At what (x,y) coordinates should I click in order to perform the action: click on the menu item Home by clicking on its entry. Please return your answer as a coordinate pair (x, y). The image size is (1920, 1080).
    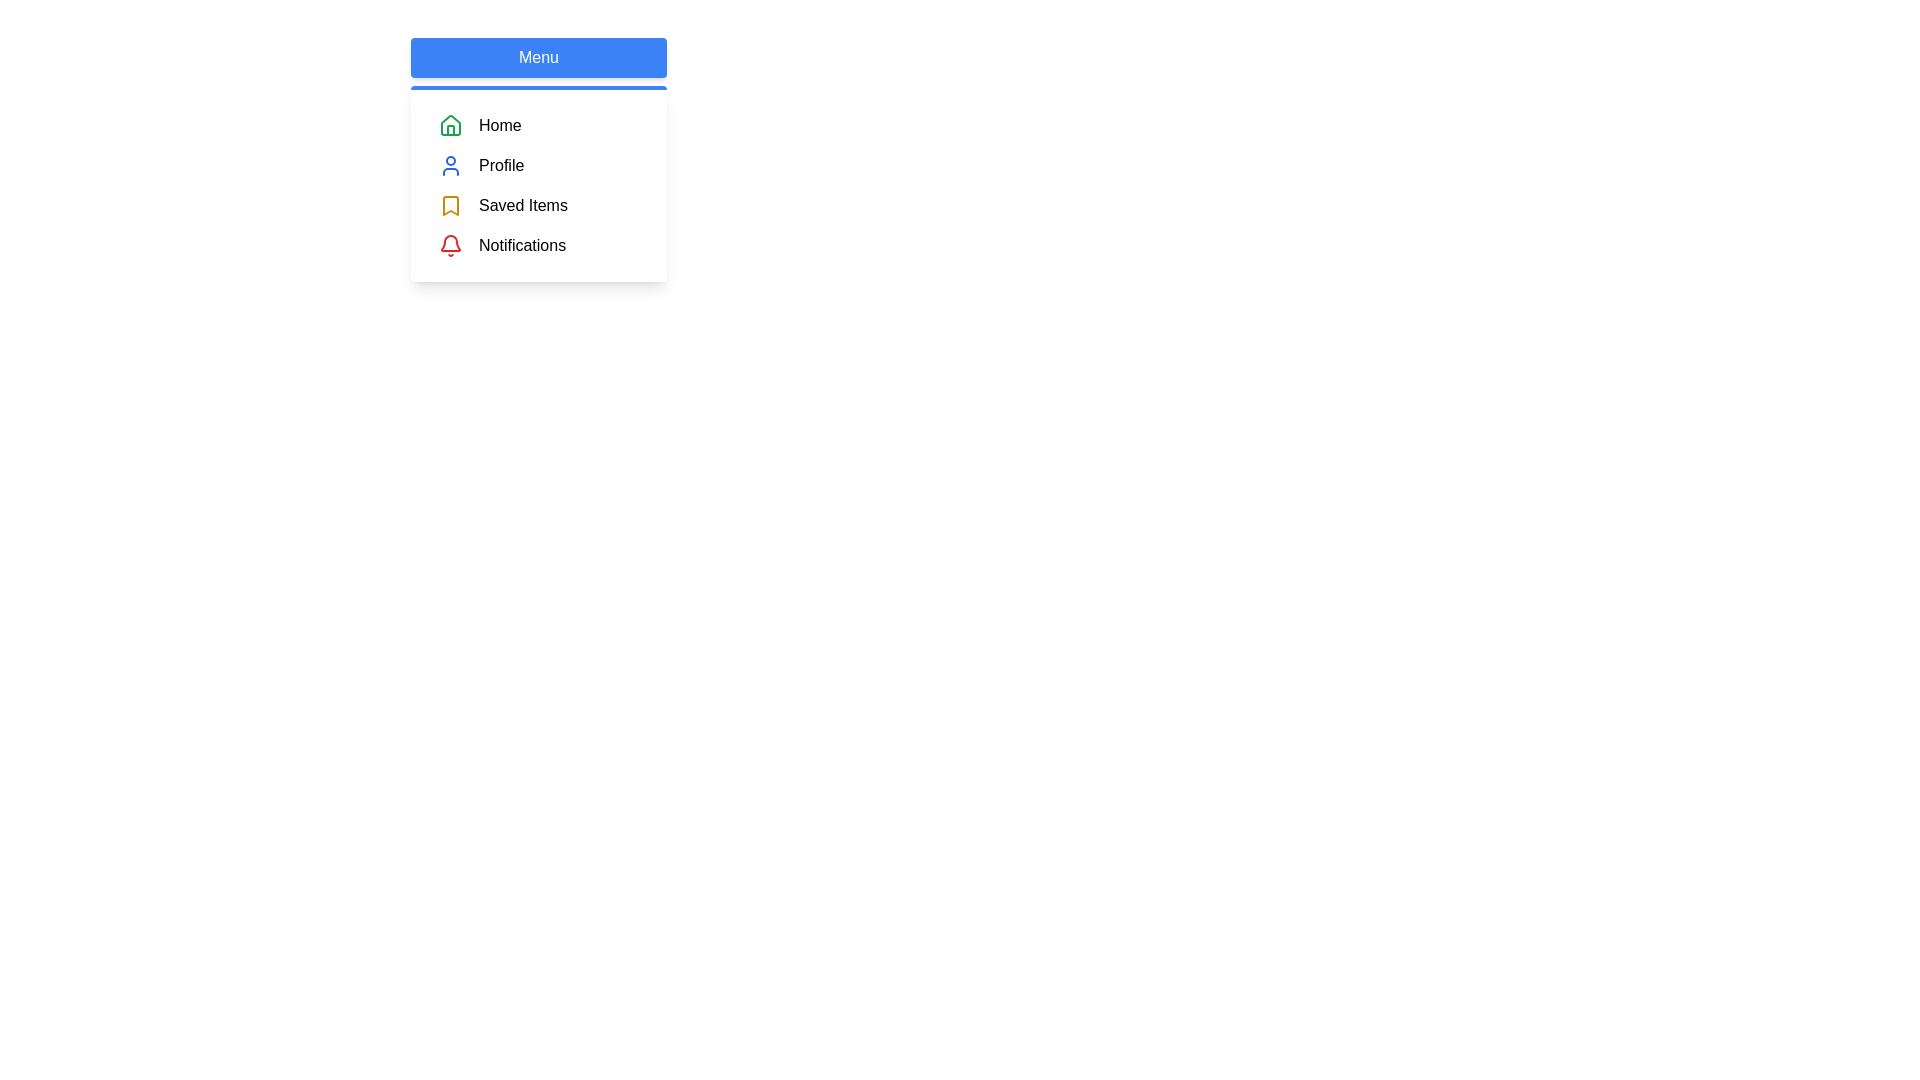
    Looking at the image, I should click on (538, 126).